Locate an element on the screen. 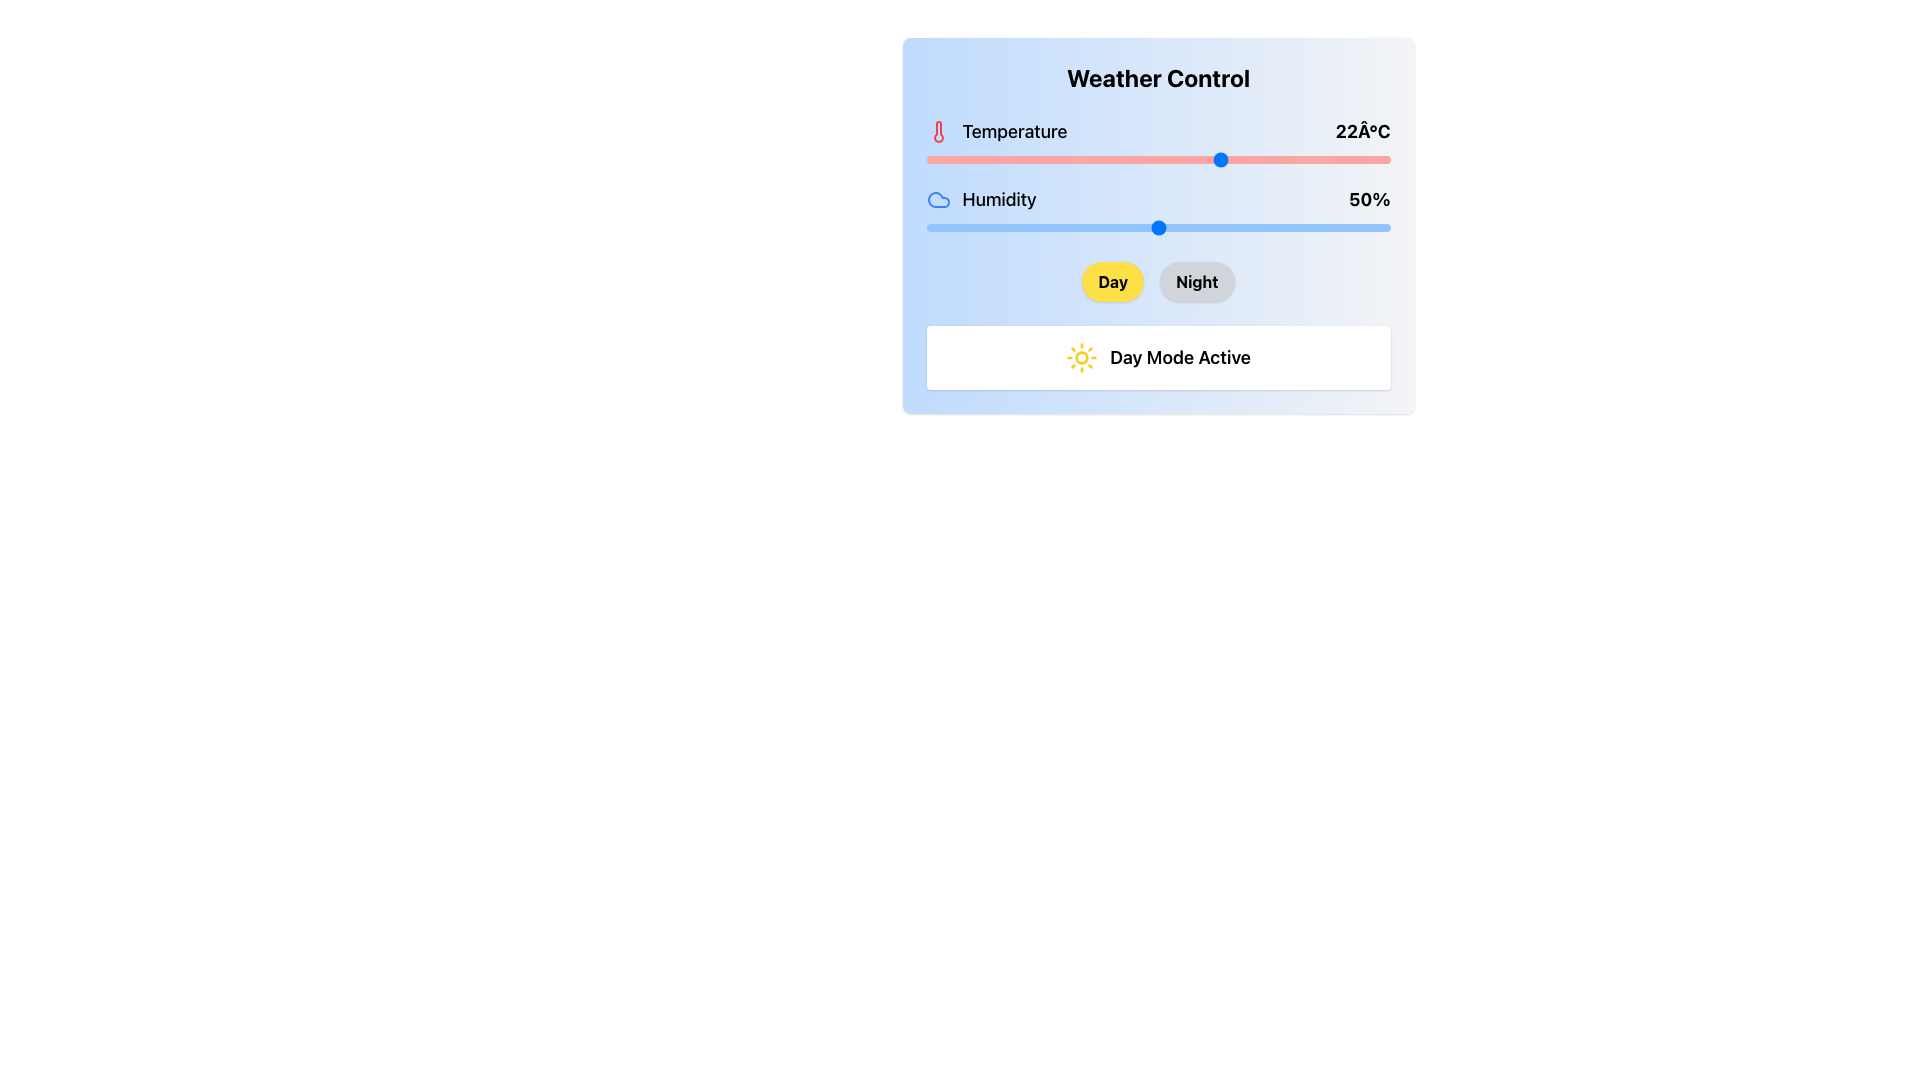 This screenshot has width=1920, height=1080. the humidity slider is located at coordinates (1177, 226).